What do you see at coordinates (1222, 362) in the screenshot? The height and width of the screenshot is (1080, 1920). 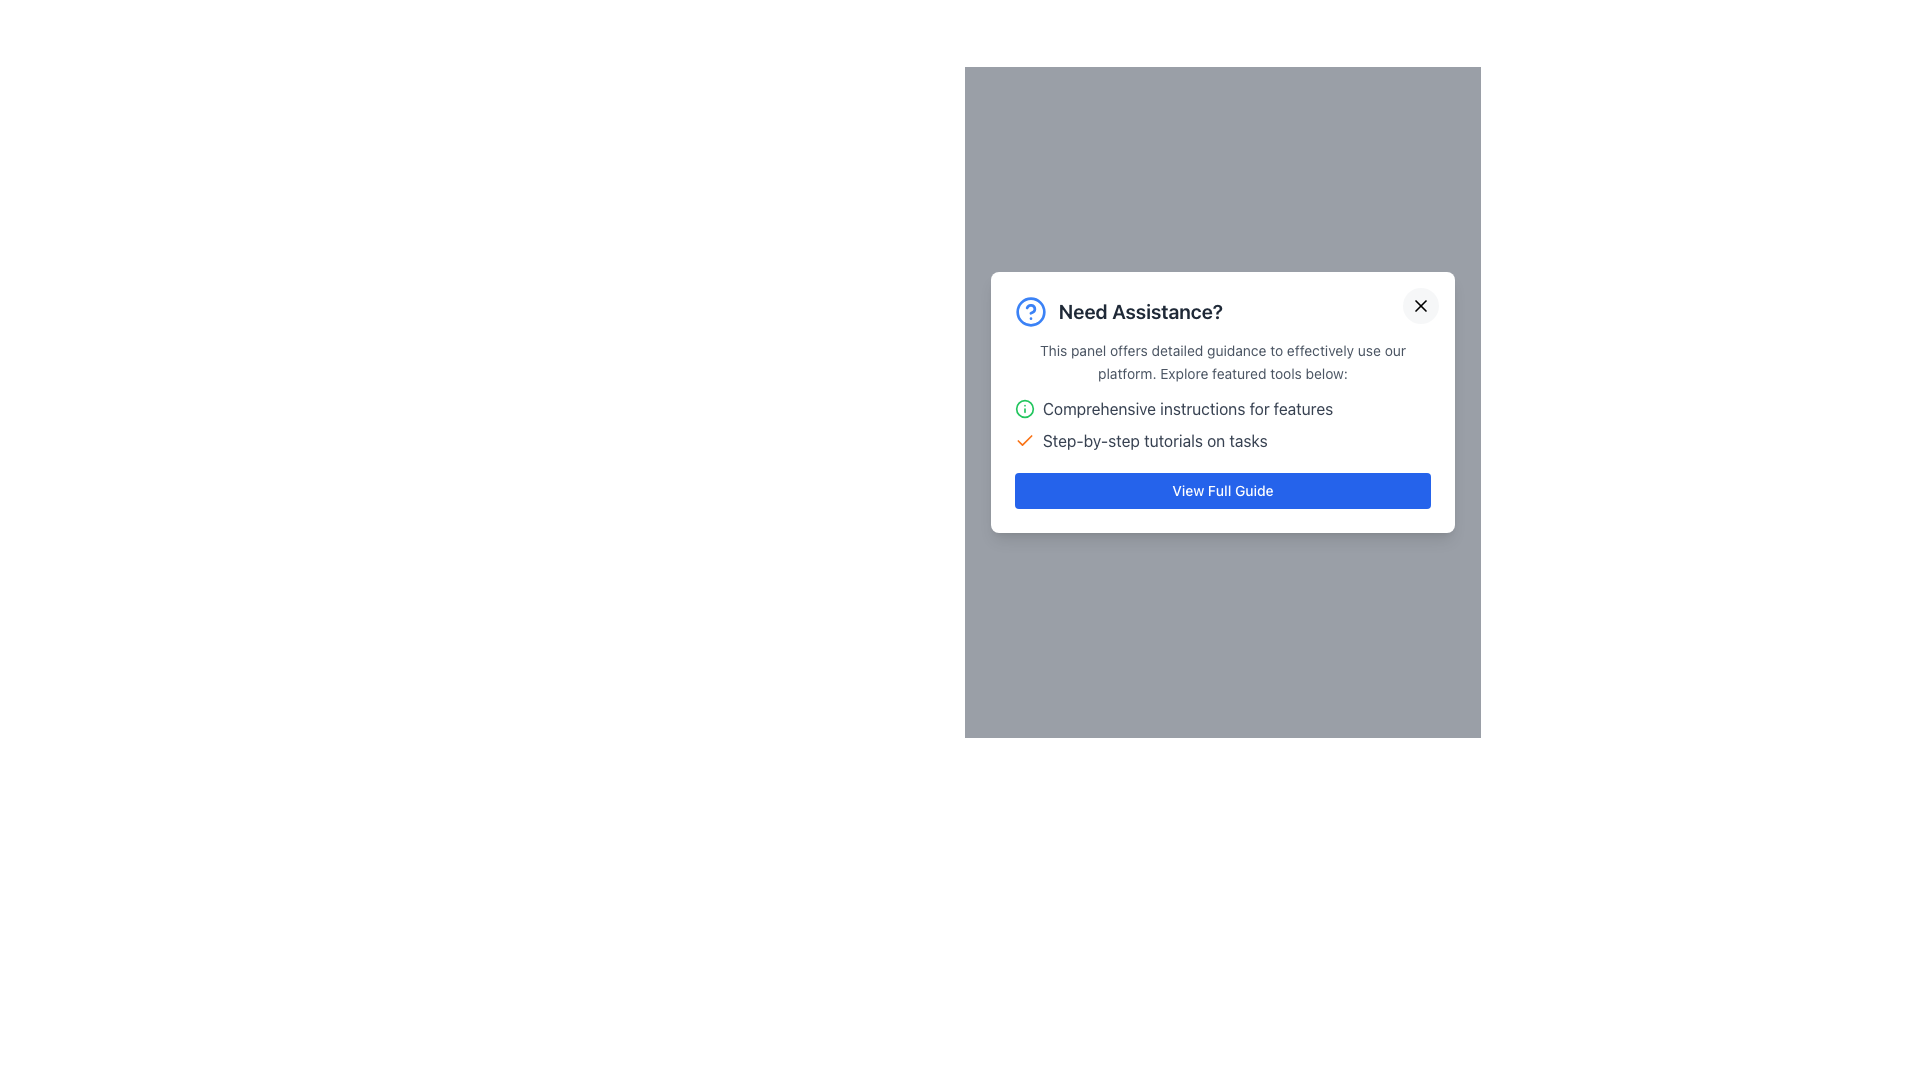 I see `text from the gray textual content block that provides guidance, located centrally below the title 'Need Assistance?'` at bounding box center [1222, 362].